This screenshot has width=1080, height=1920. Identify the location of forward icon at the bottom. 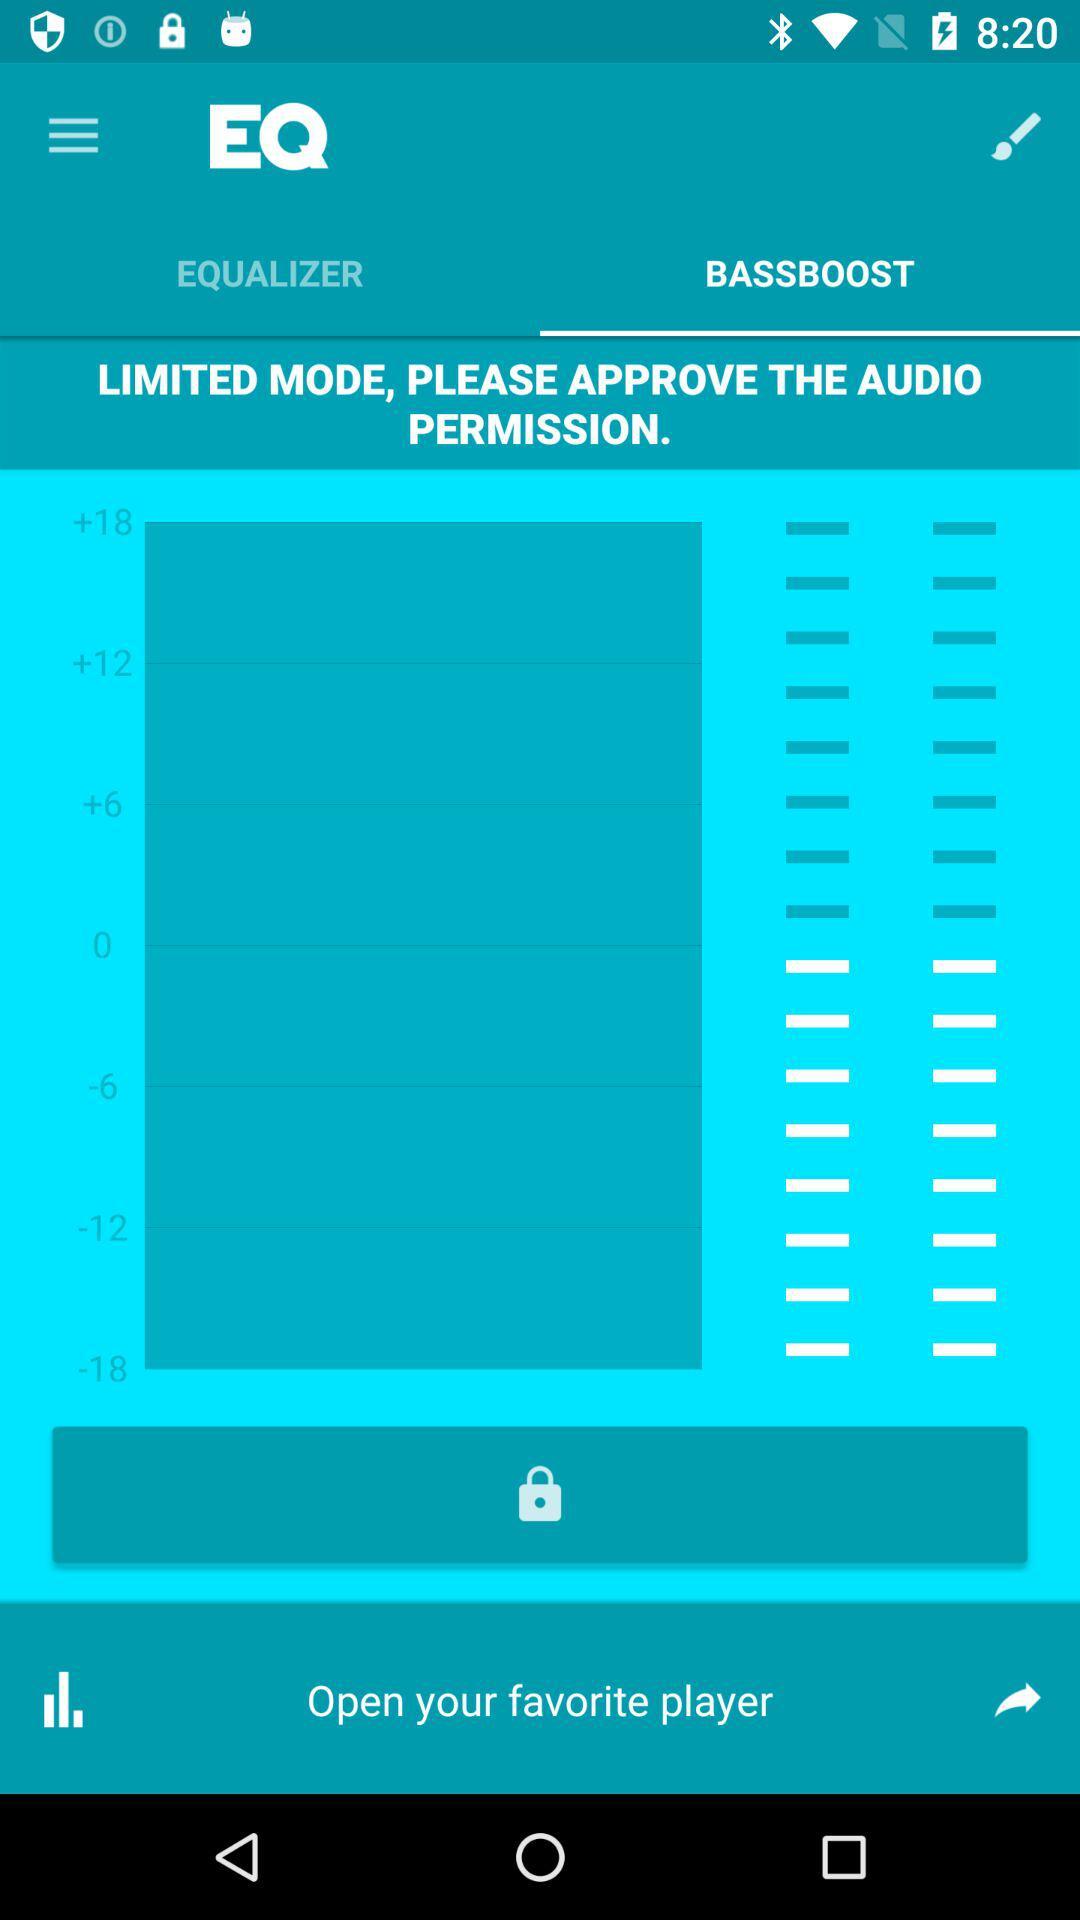
(1017, 1698).